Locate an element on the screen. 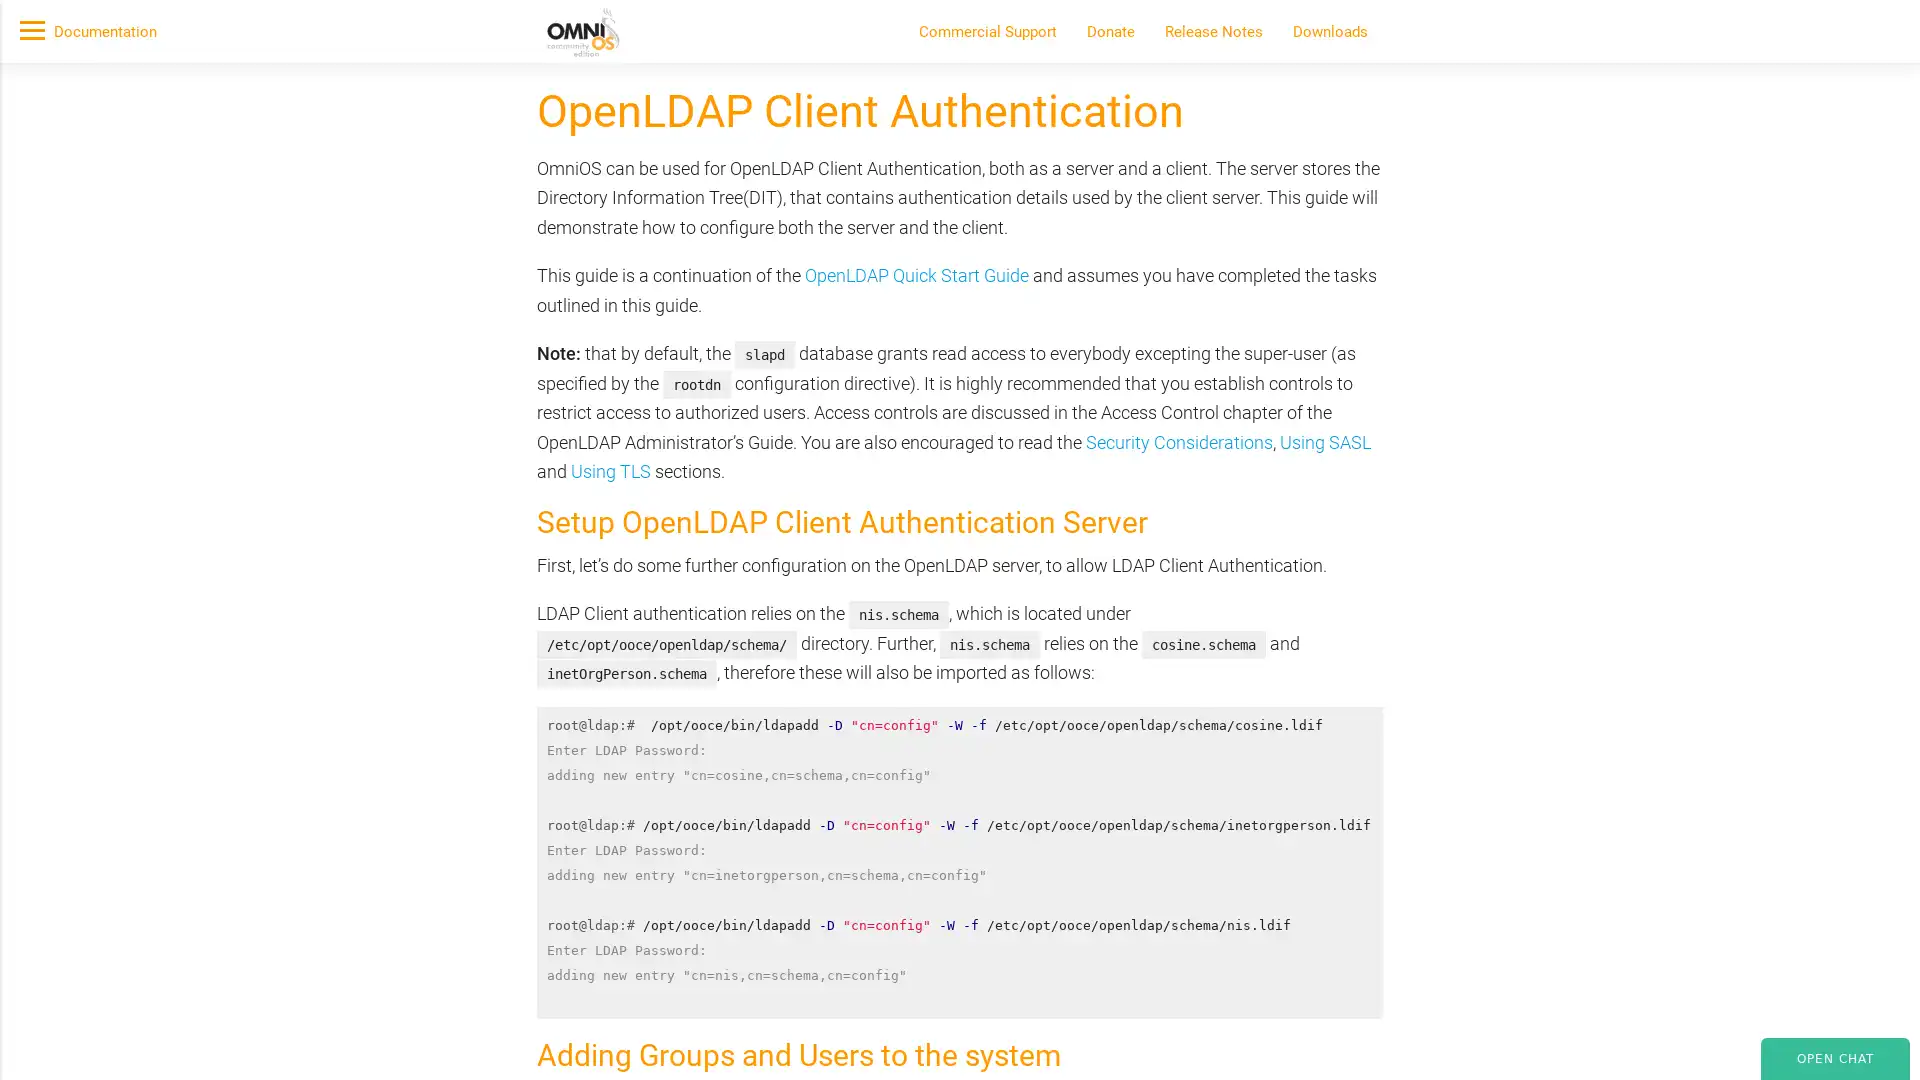  CLOSE is located at coordinates (1428, 297).